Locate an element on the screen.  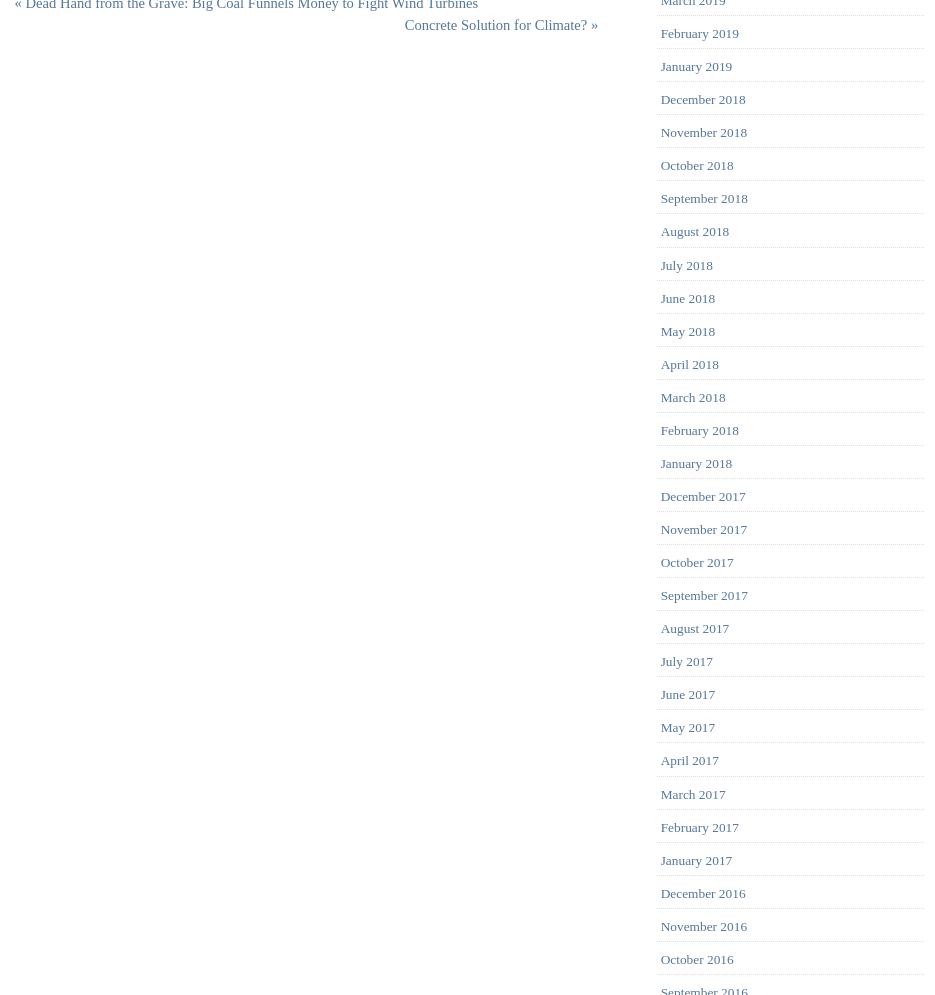
'January 2018' is located at coordinates (695, 462).